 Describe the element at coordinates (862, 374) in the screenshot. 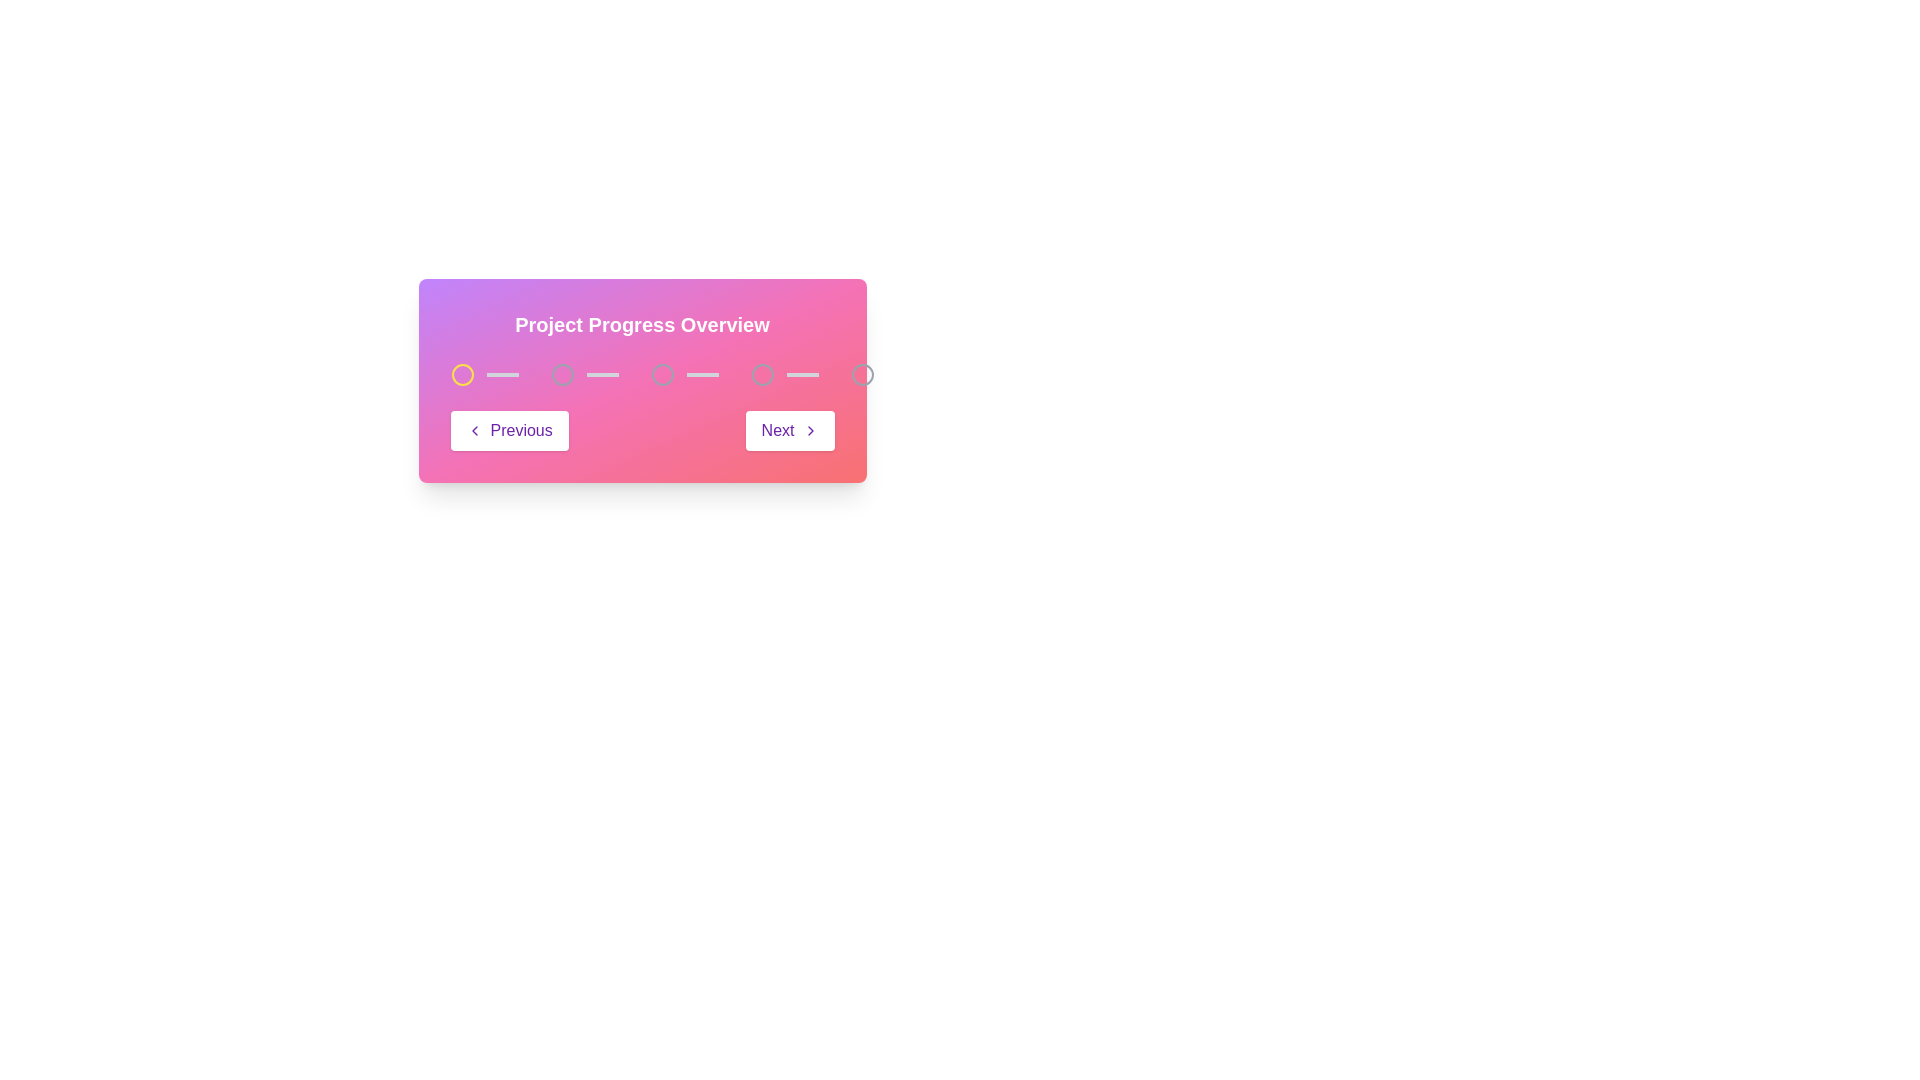

I see `the circular progress indicator at the far right of the series, which has a gray outline and no fill, to interact with it` at that location.